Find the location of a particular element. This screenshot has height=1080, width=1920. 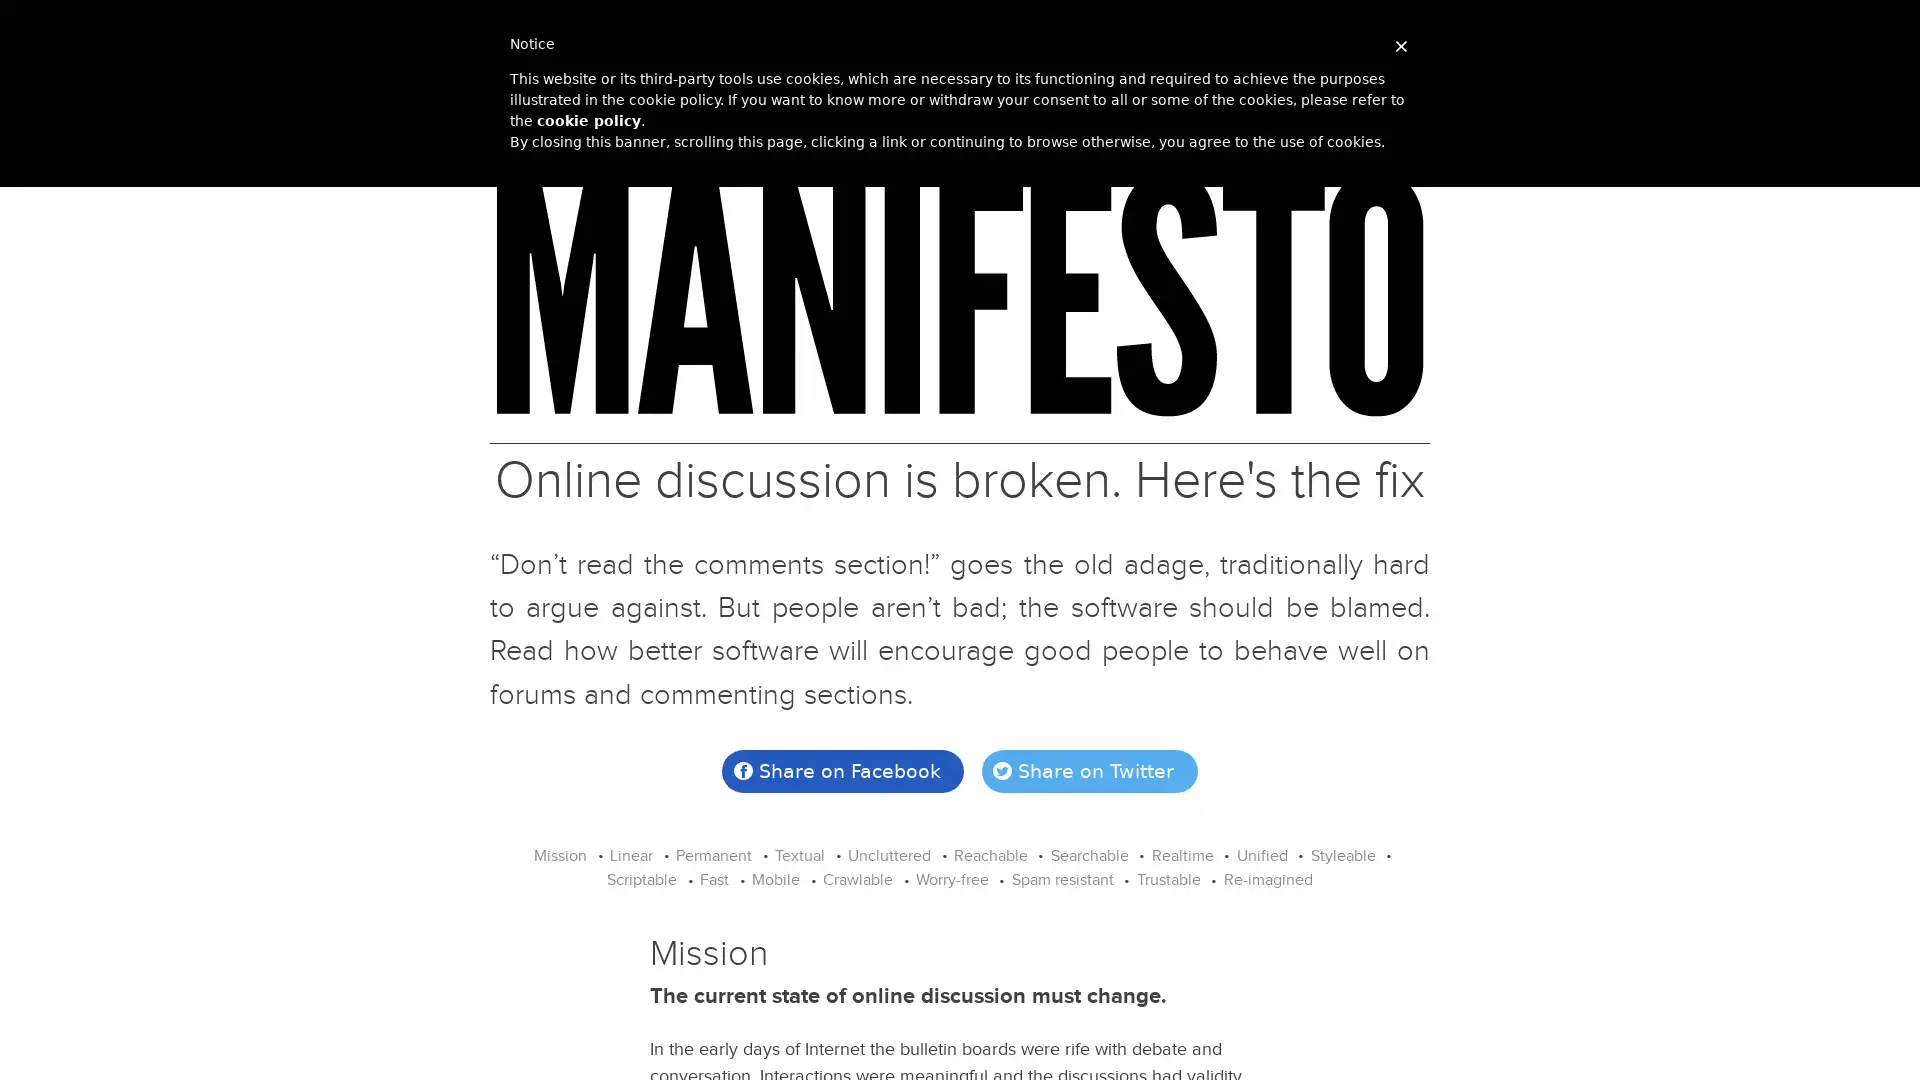

T Share on Twitter is located at coordinates (1088, 770).